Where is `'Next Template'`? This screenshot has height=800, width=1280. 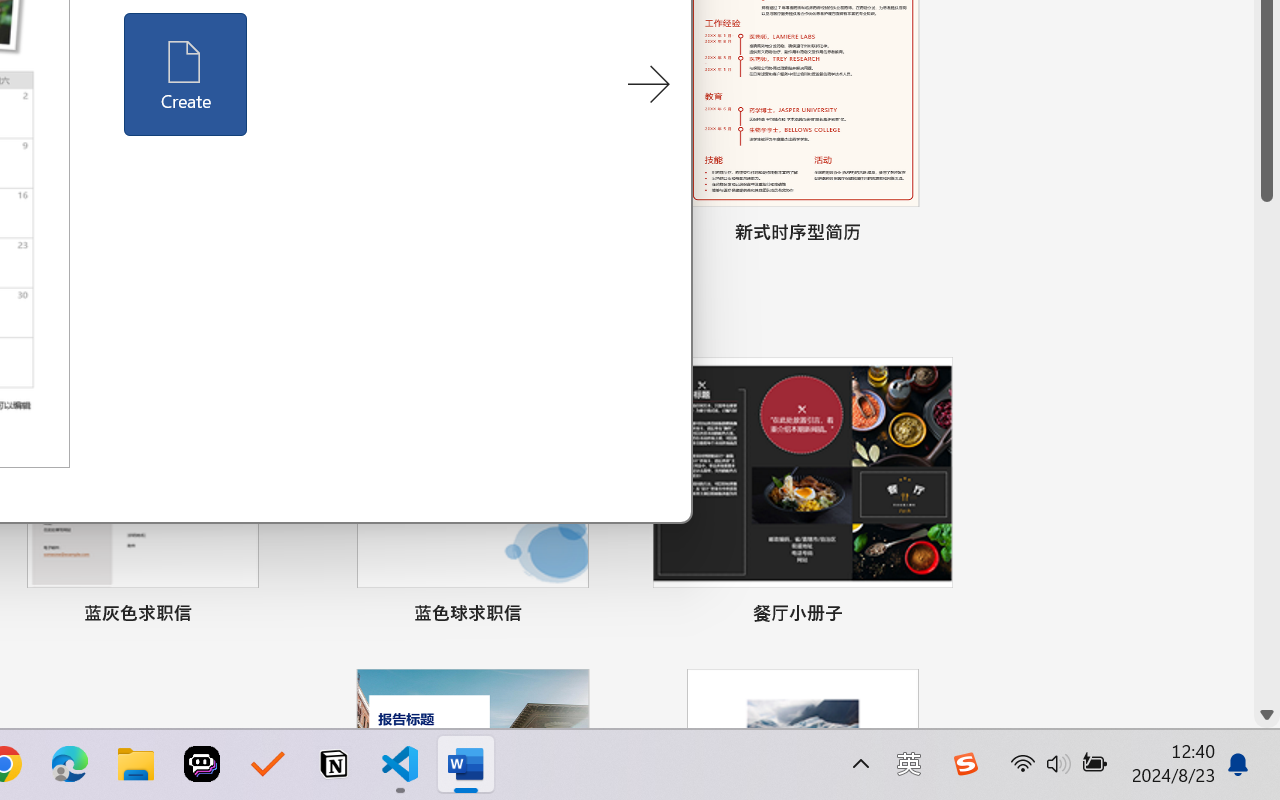 'Next Template' is located at coordinates (648, 85).